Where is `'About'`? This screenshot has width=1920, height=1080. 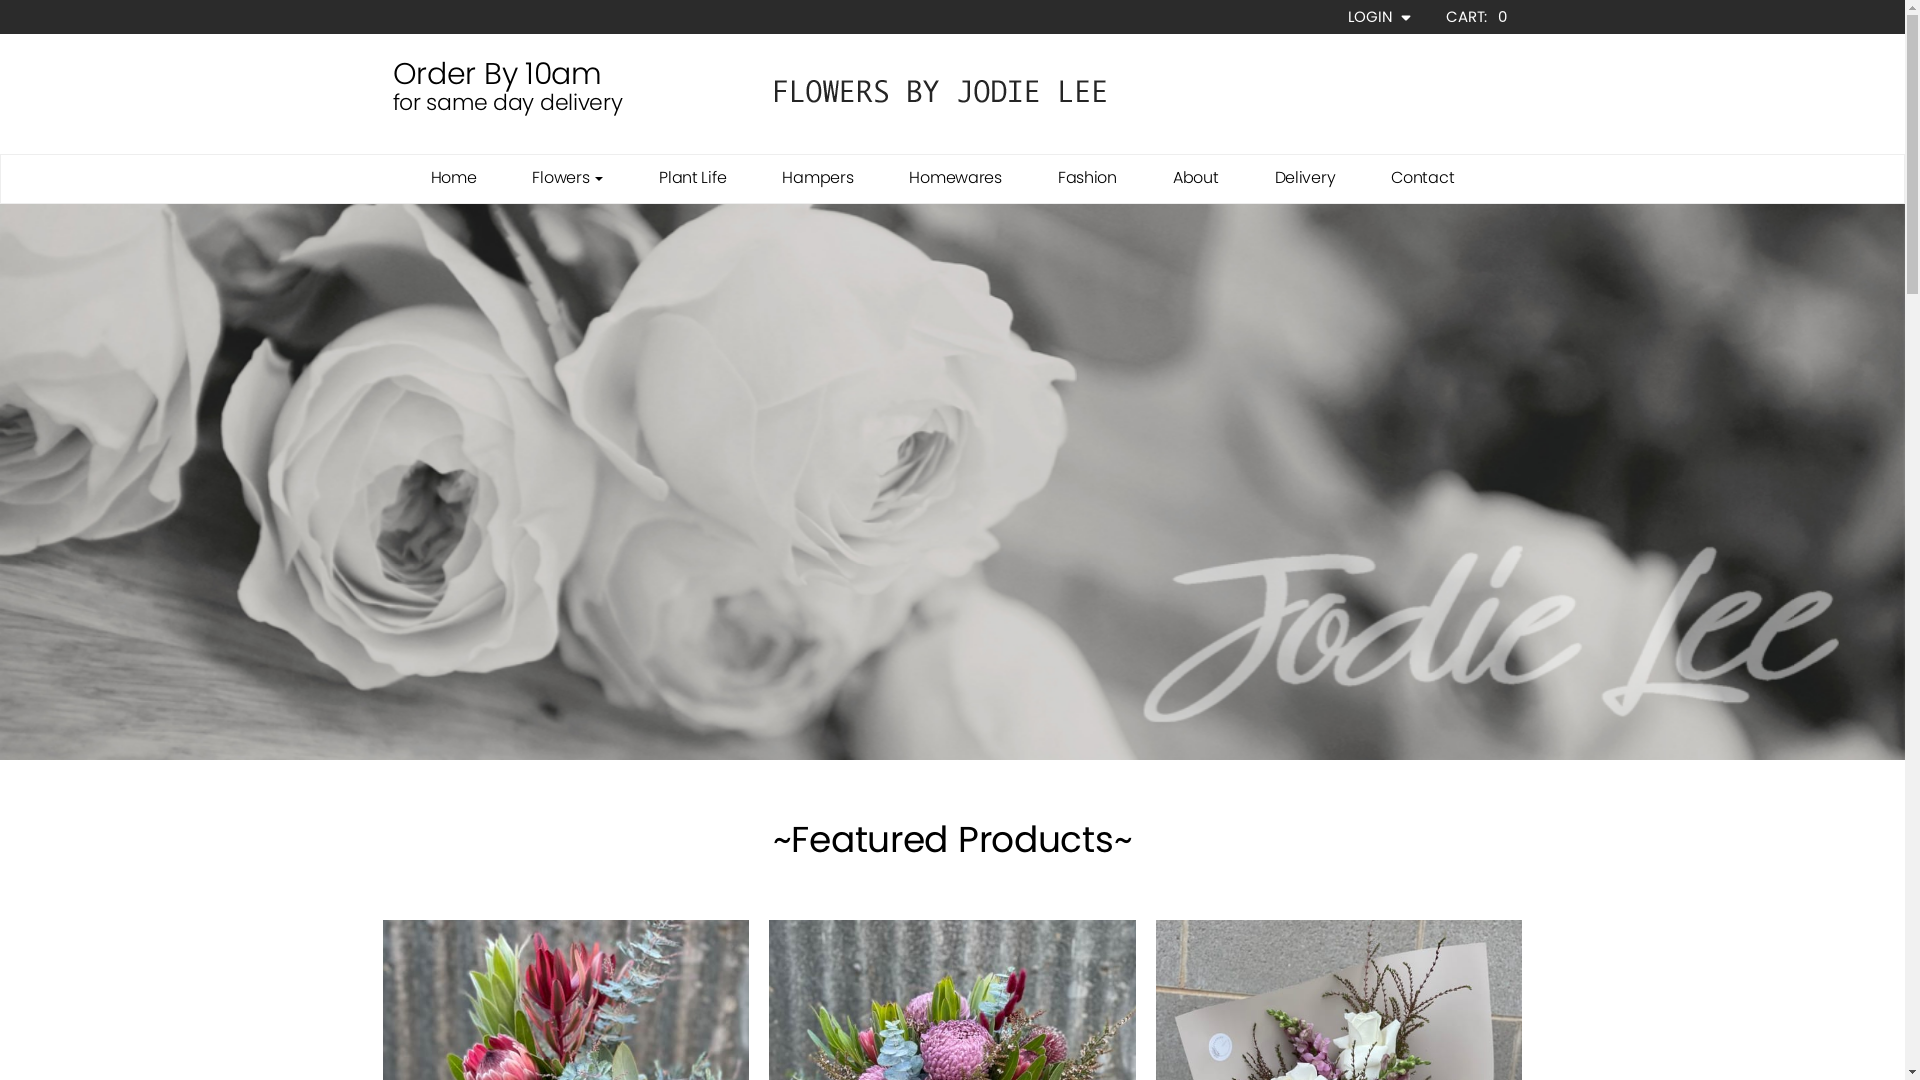
'About' is located at coordinates (1195, 176).